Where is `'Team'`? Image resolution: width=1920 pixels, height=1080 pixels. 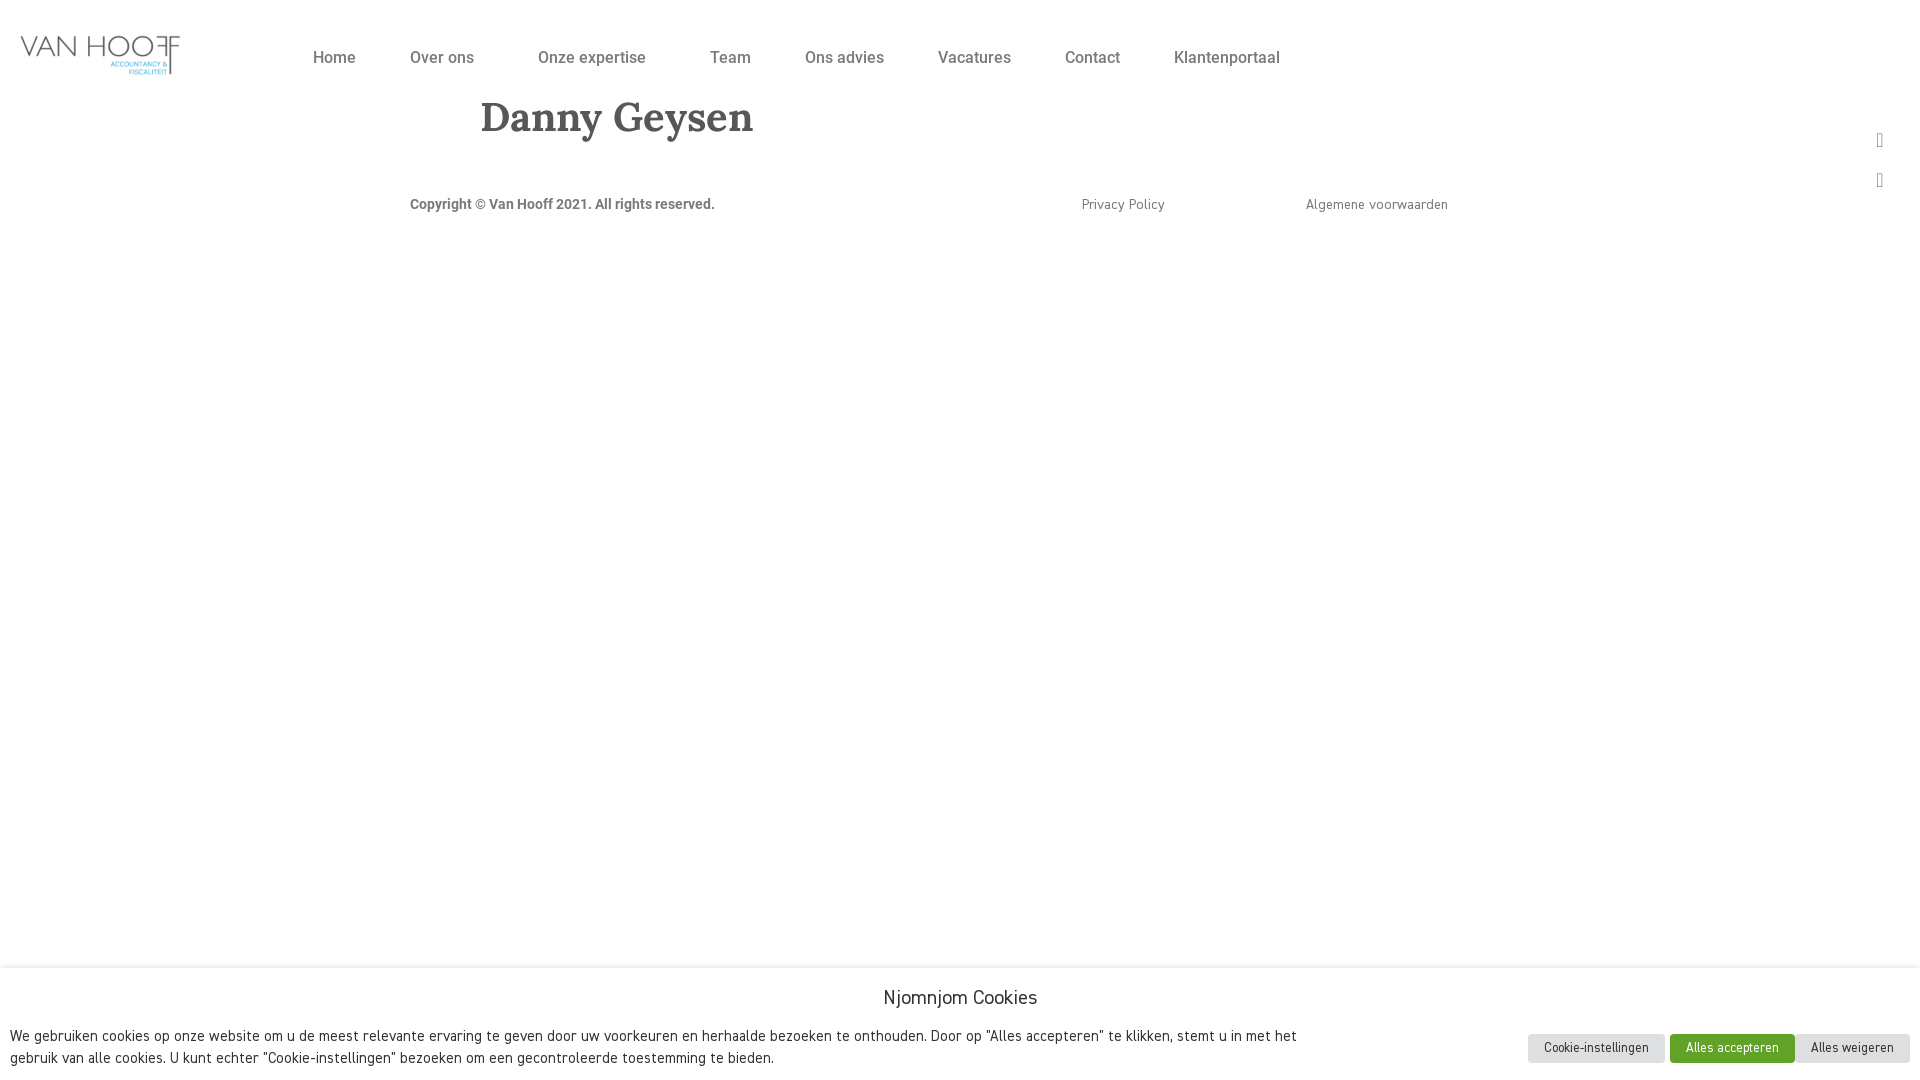 'Team' is located at coordinates (729, 56).